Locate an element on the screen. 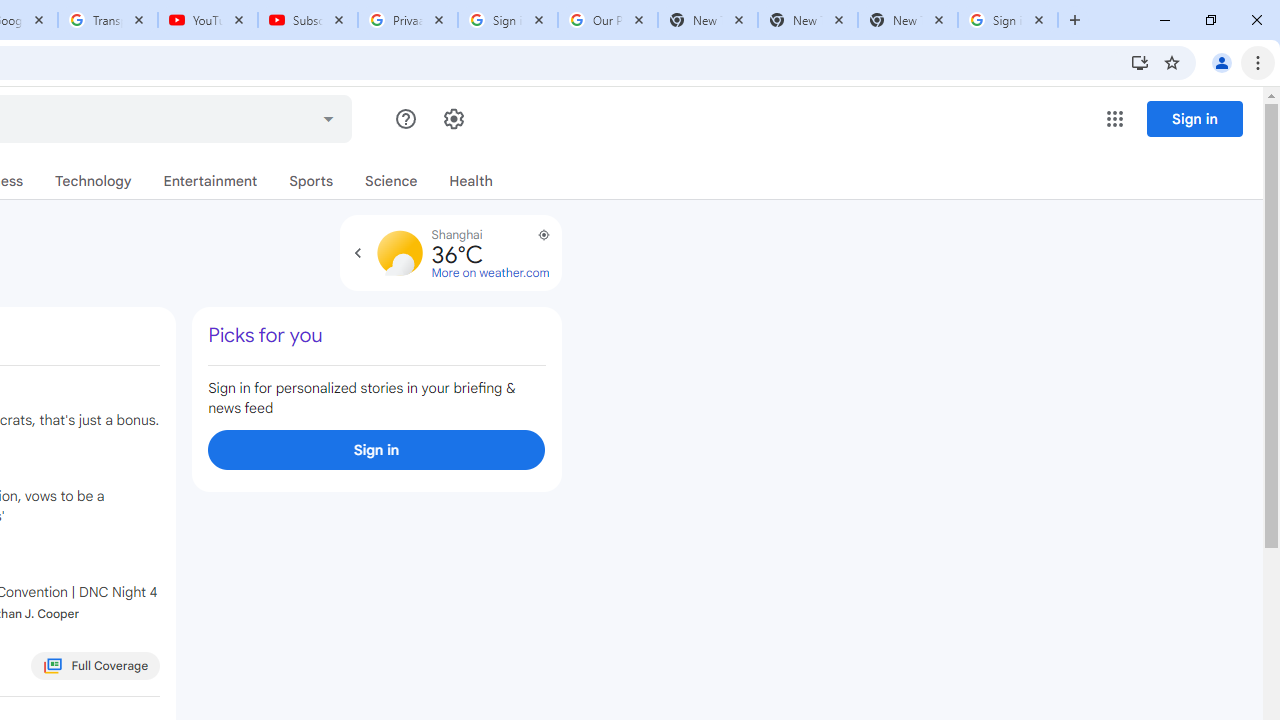 Image resolution: width=1280 pixels, height=720 pixels. 'Health' is located at coordinates (470, 181).